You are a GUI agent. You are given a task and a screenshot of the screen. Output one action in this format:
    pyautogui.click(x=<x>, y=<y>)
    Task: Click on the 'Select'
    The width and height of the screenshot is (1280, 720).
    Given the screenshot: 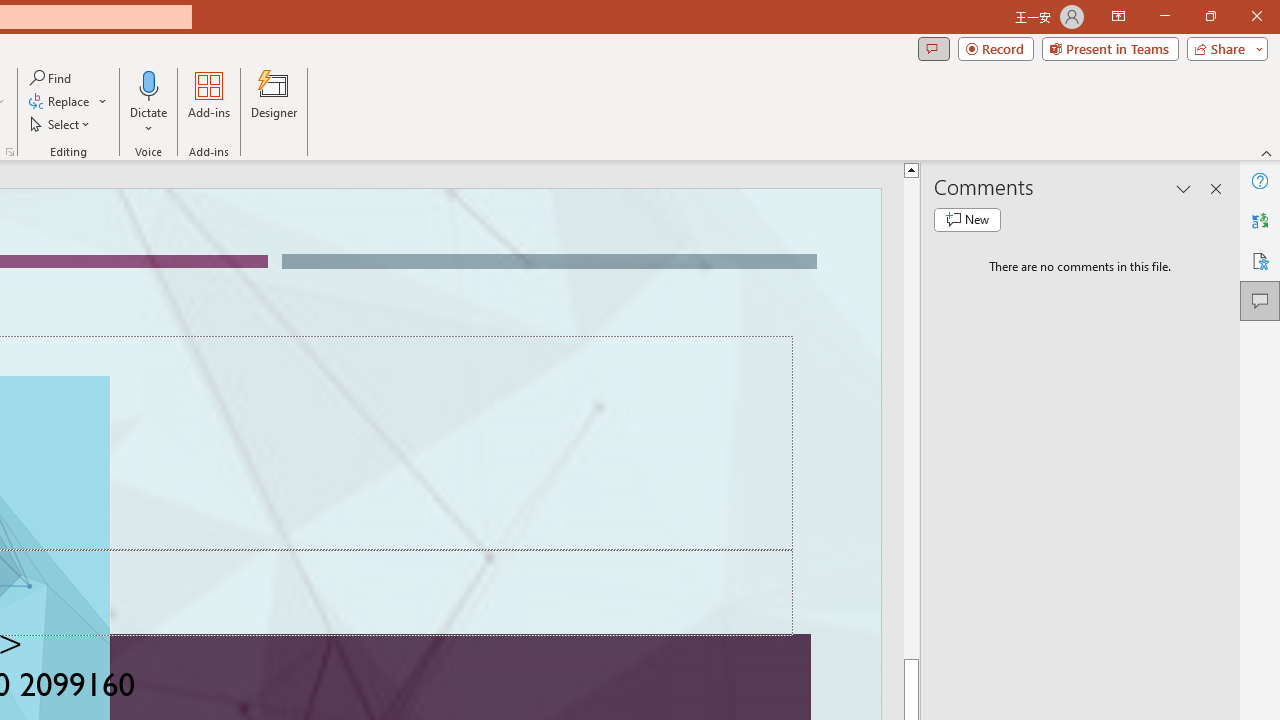 What is the action you would take?
    pyautogui.click(x=61, y=124)
    